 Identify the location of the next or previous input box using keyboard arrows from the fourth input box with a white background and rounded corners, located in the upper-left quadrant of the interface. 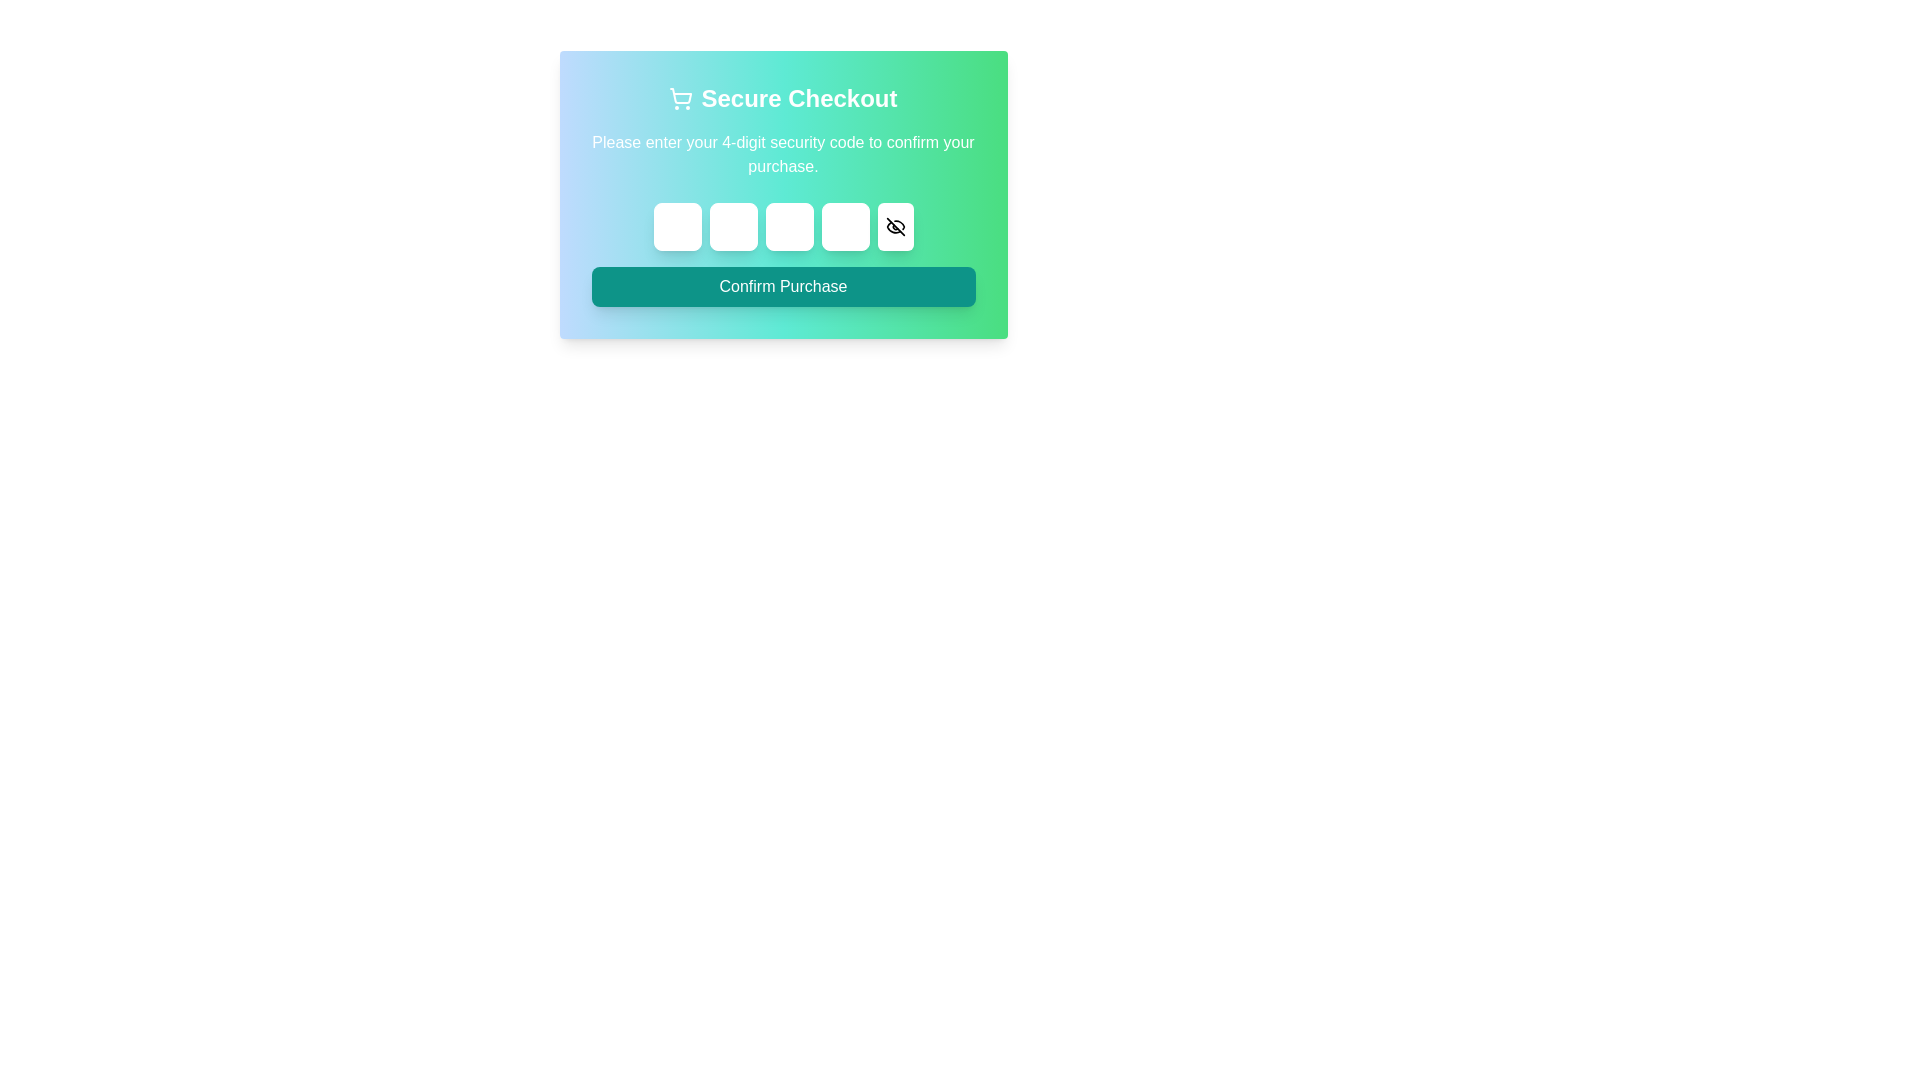
(845, 226).